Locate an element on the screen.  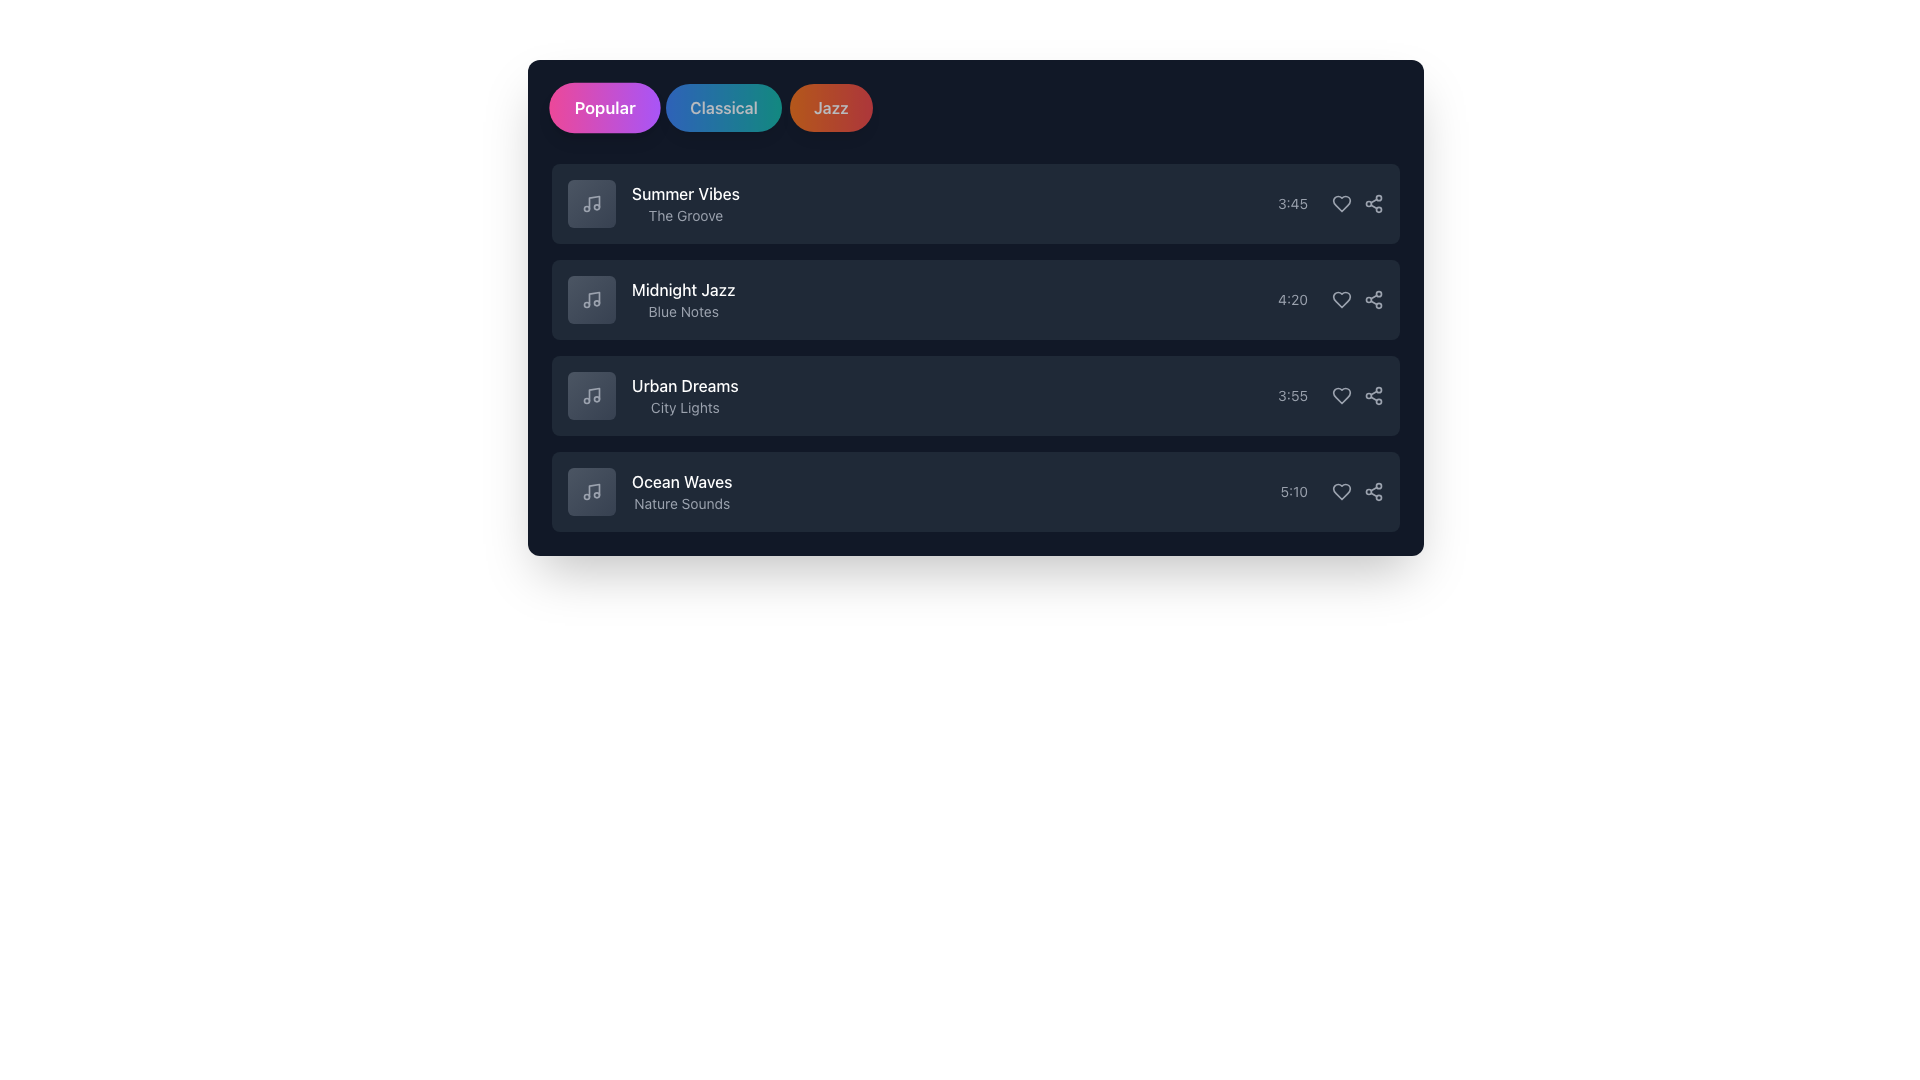
the 'like' or 'favorite' button located in the second row of the playlist interface is located at coordinates (1342, 300).